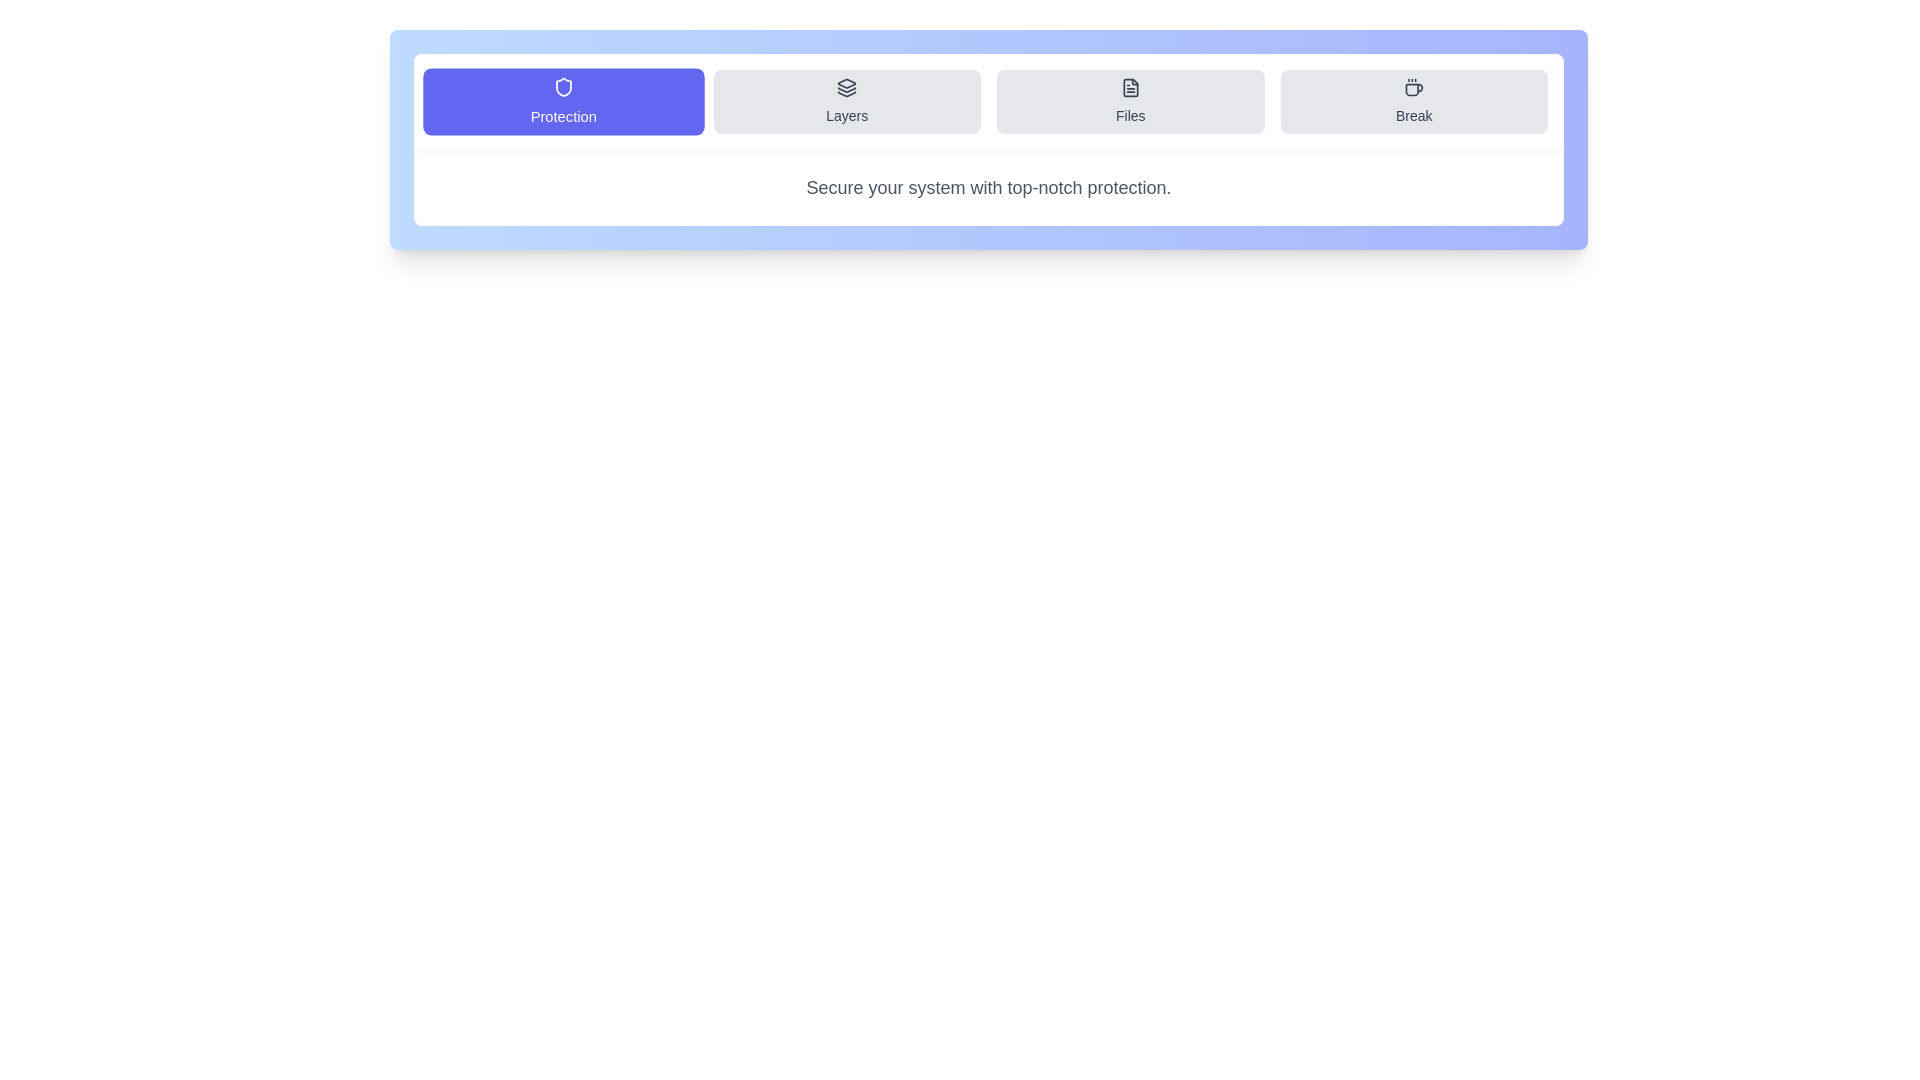 The width and height of the screenshot is (1920, 1080). Describe the element at coordinates (1413, 87) in the screenshot. I see `the icon of the Break tab` at that location.